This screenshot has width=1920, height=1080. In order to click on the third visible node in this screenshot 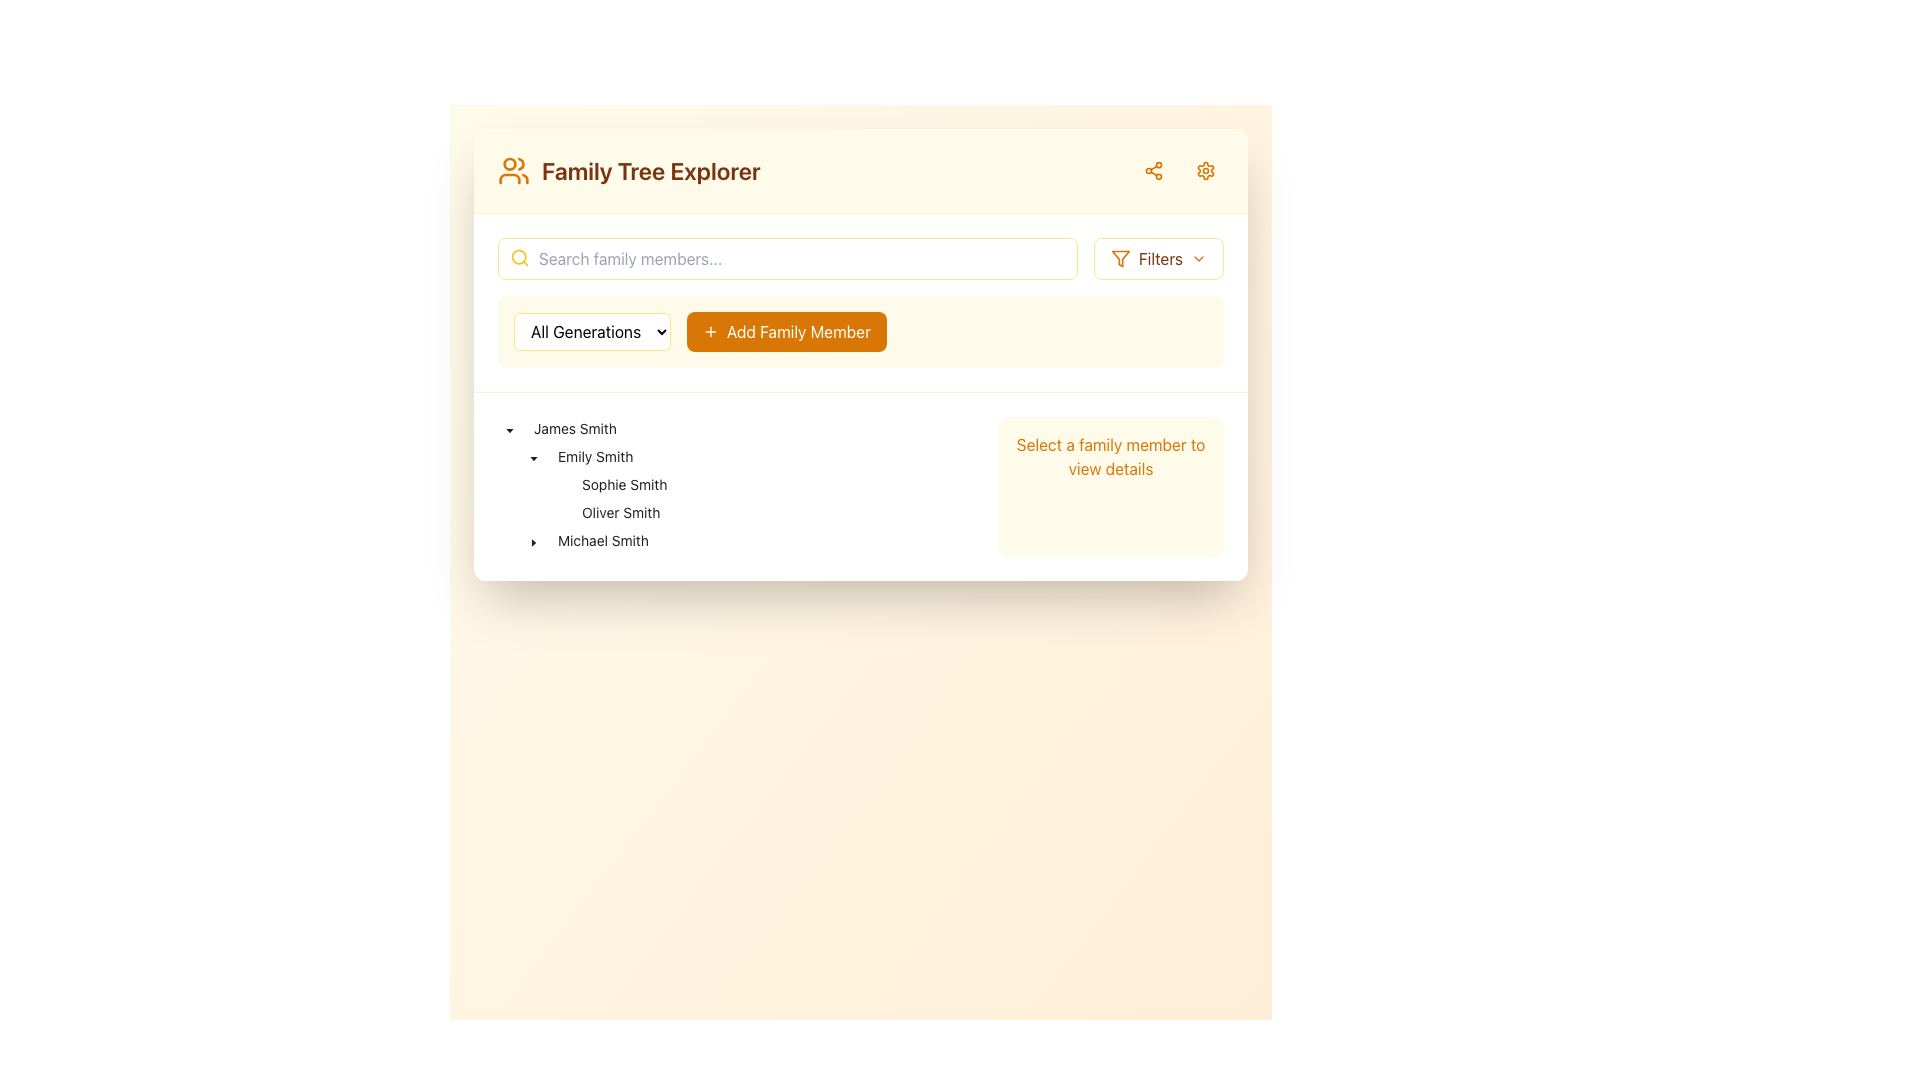, I will do `click(585, 485)`.